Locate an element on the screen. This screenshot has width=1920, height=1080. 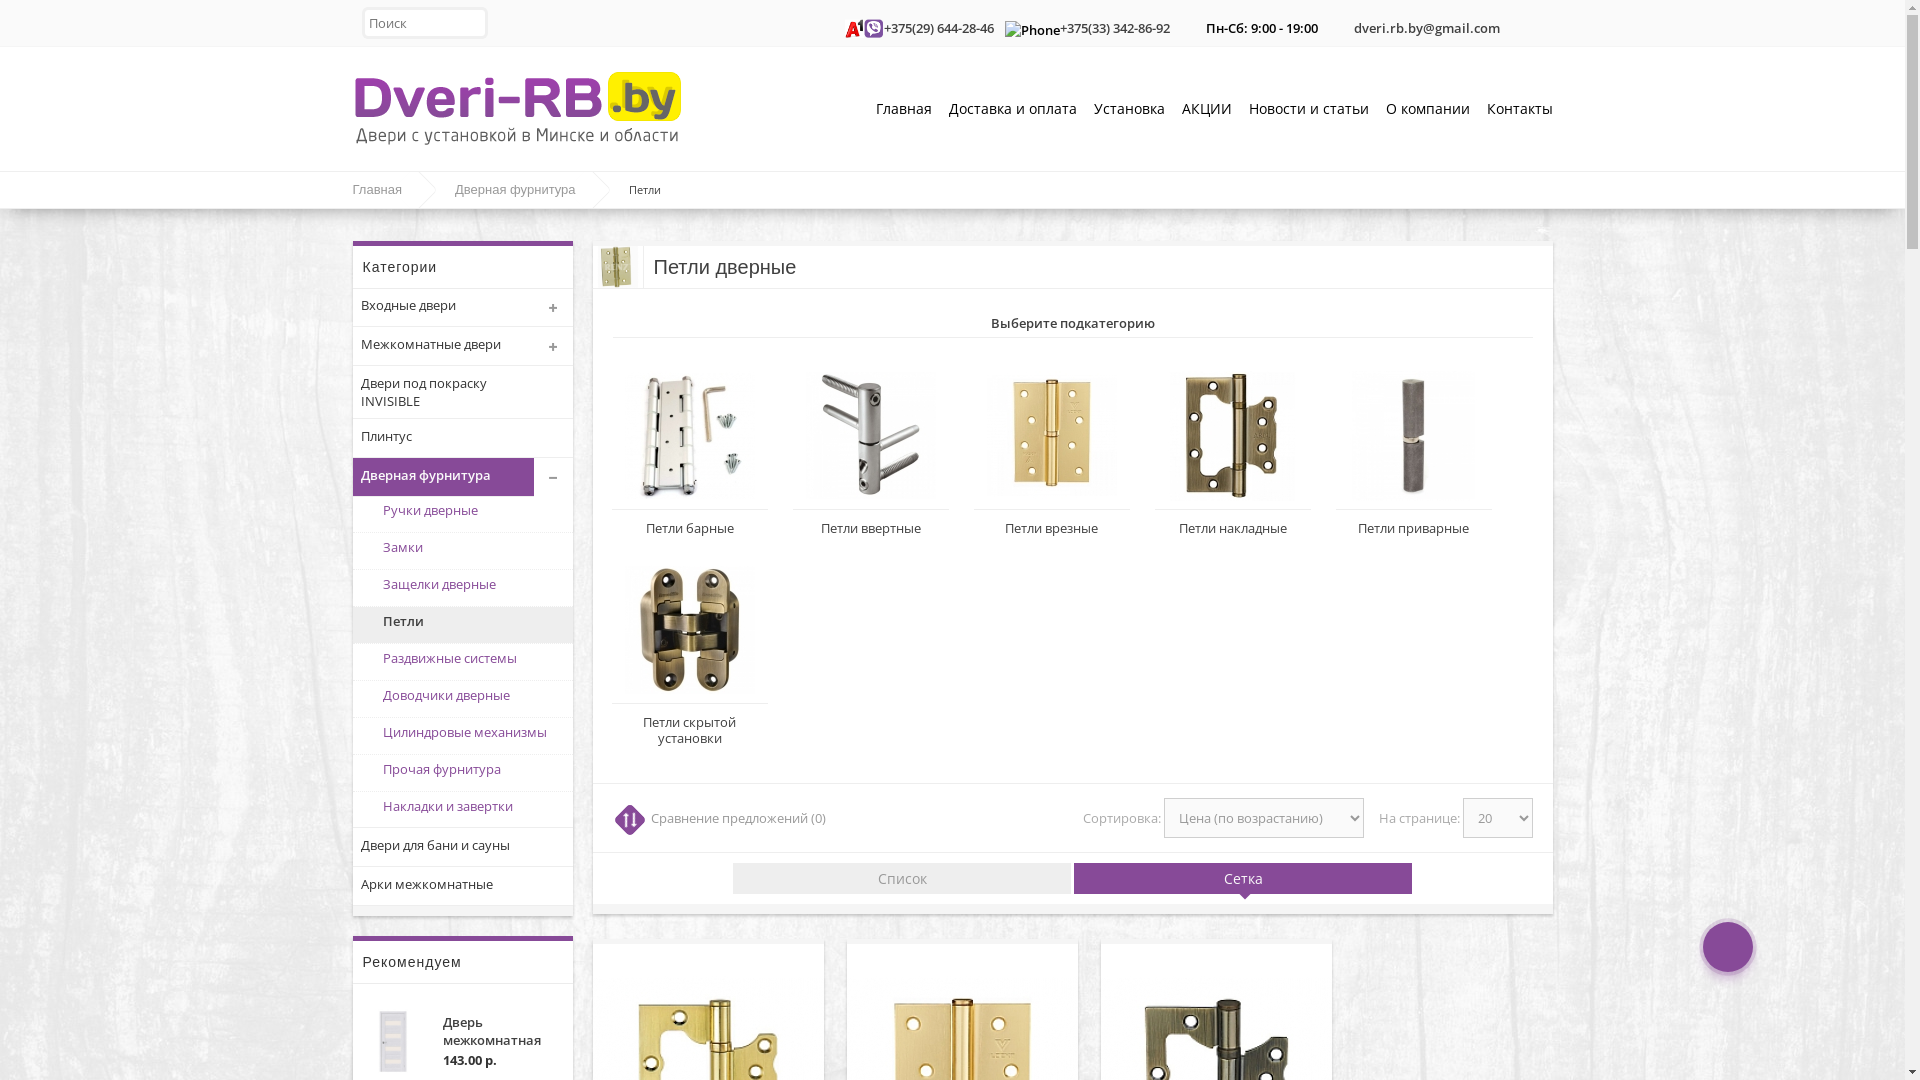
'+375(29) 644-28-46' is located at coordinates (938, 27).